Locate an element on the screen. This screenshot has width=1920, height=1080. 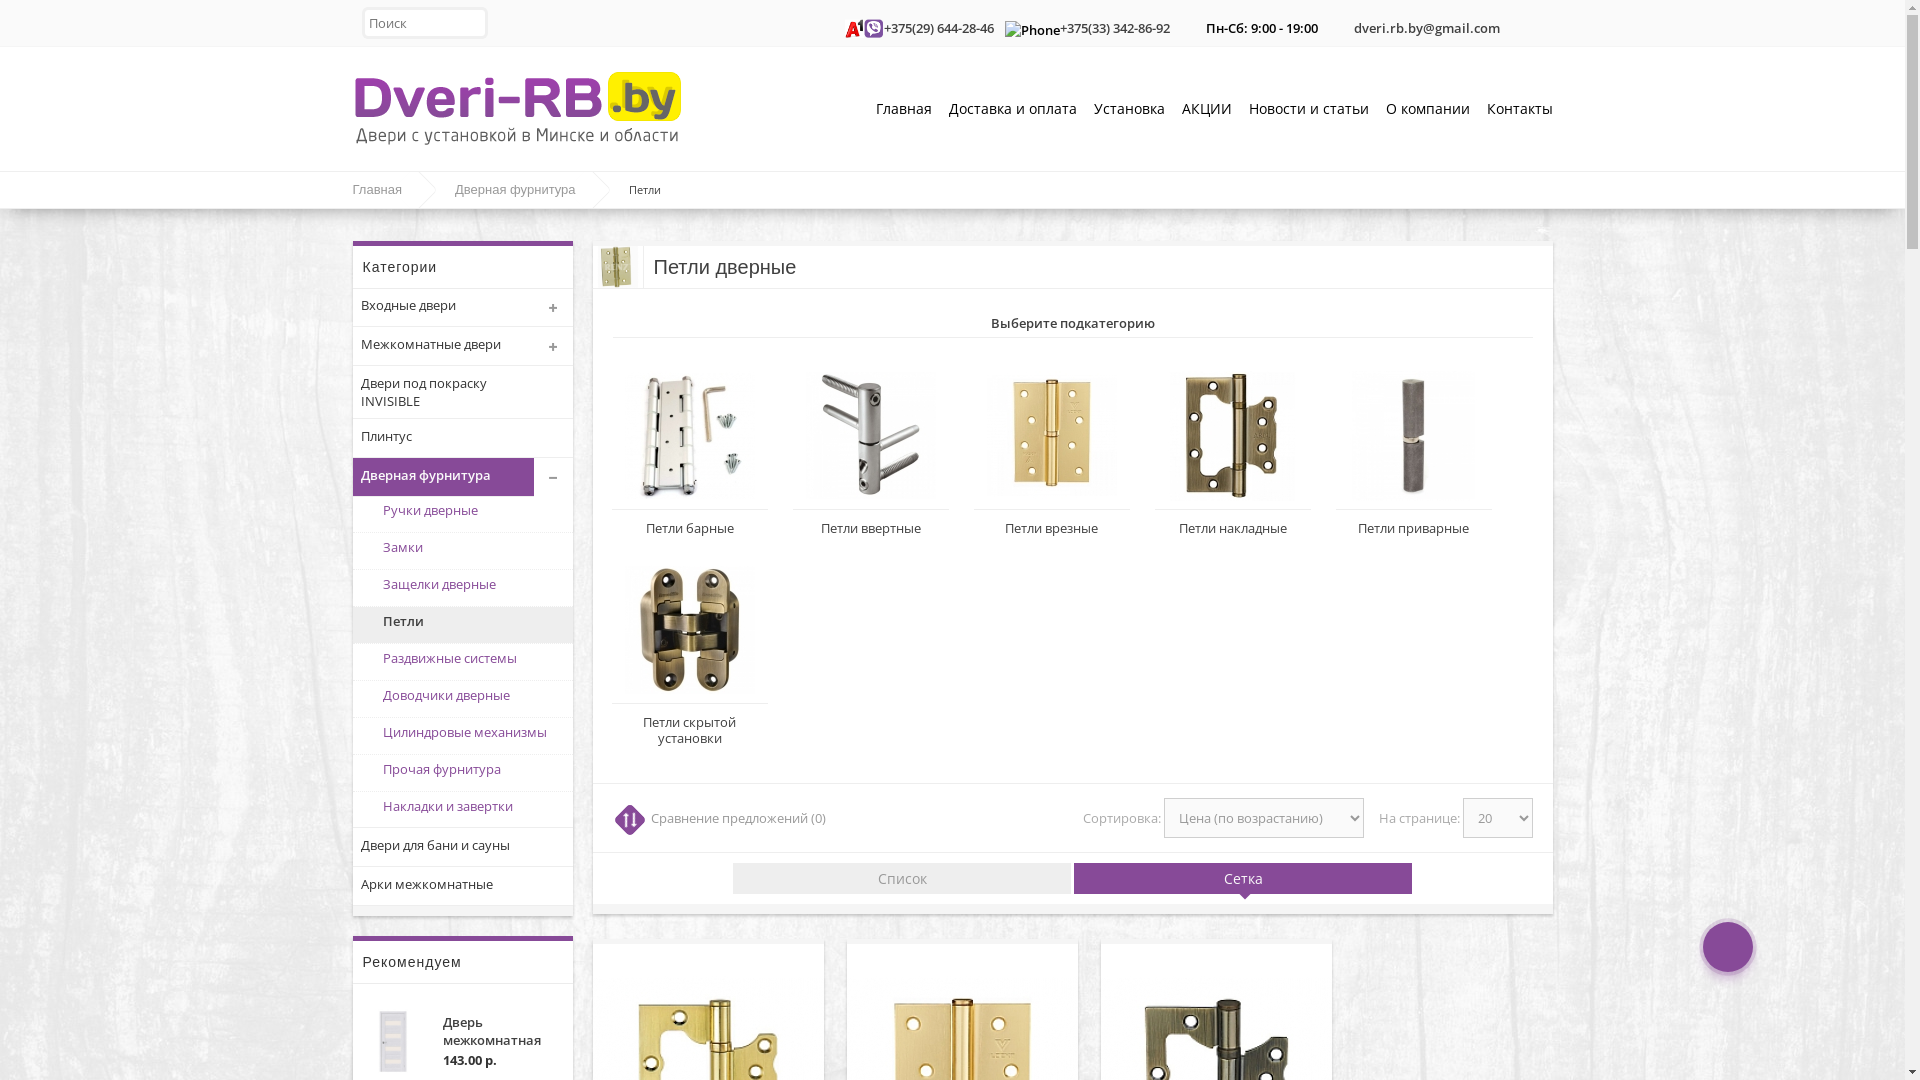
'+375(29) 644-28-46' is located at coordinates (938, 27).